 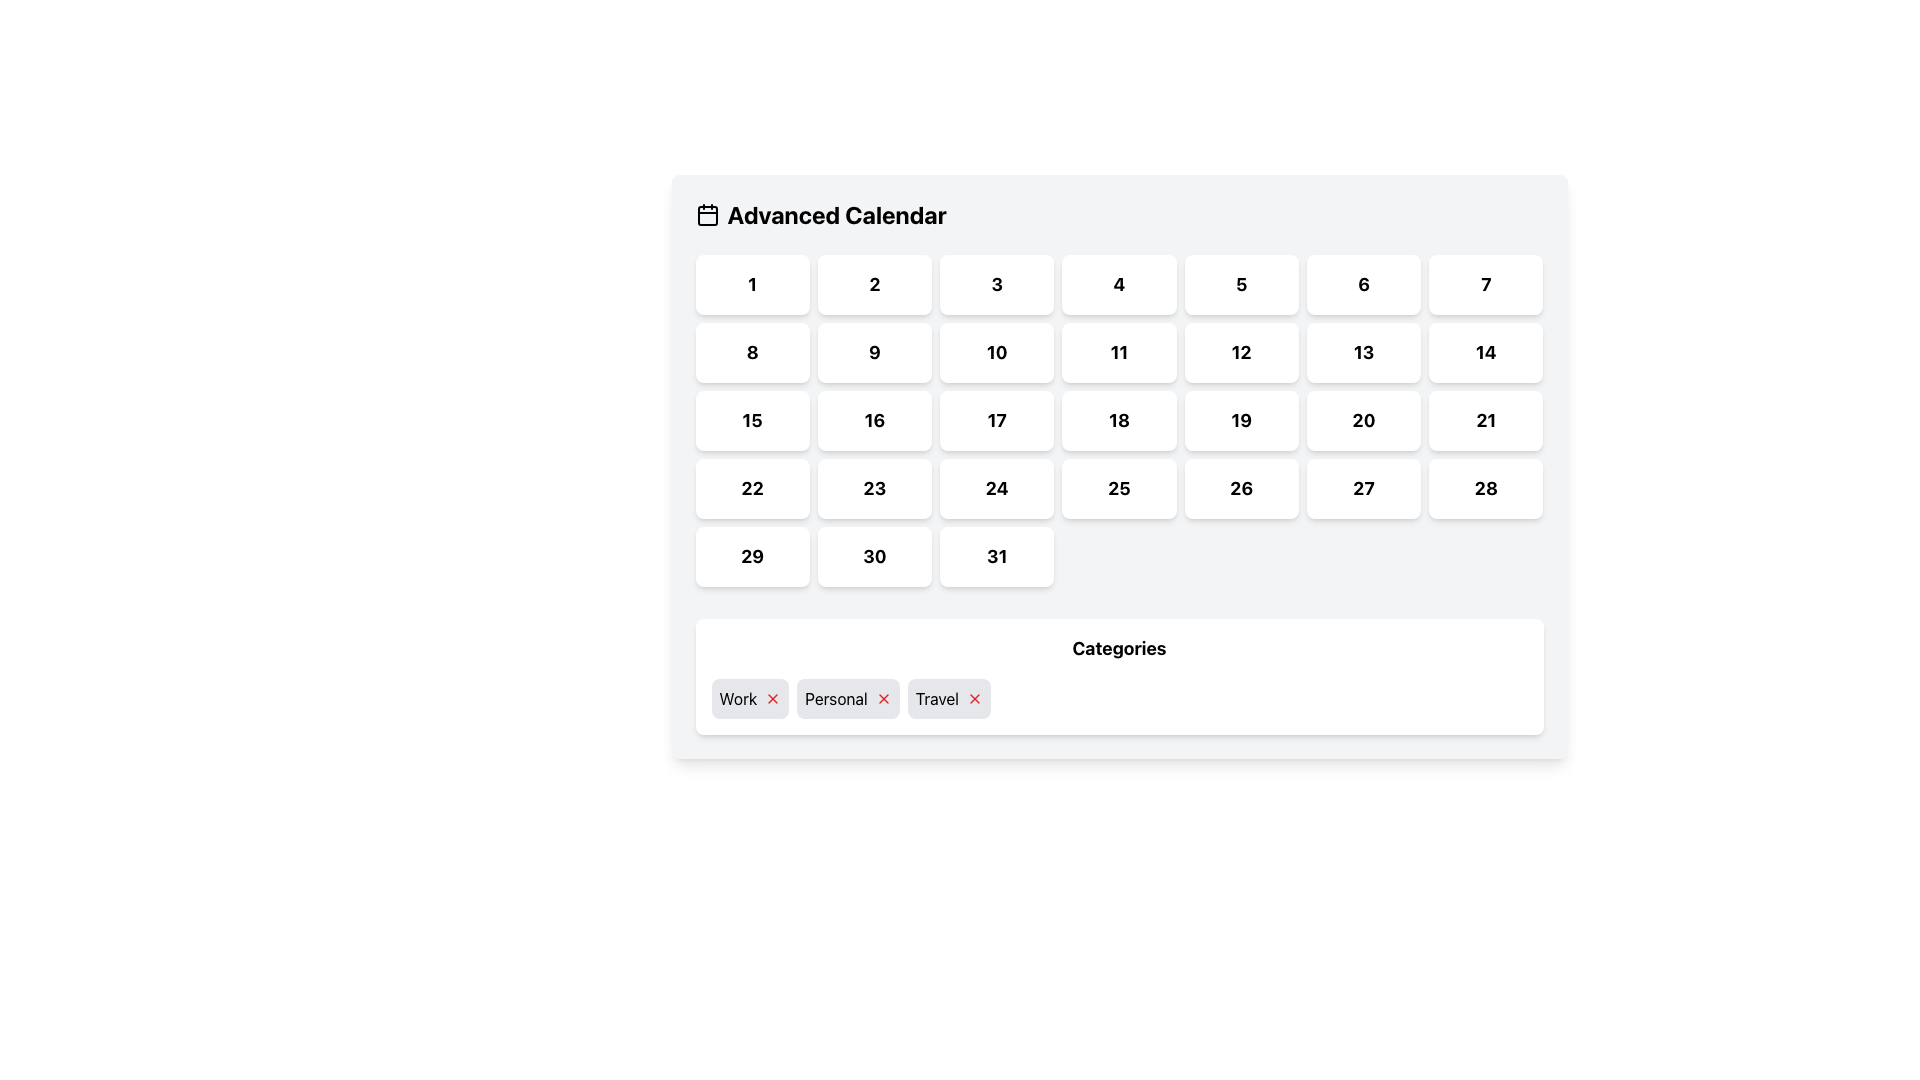 I want to click on the text label representing the day number '4' in the calendar view, which is located in the topmost row, fourth column under the 'Advanced Calendar' header, so click(x=1118, y=284).